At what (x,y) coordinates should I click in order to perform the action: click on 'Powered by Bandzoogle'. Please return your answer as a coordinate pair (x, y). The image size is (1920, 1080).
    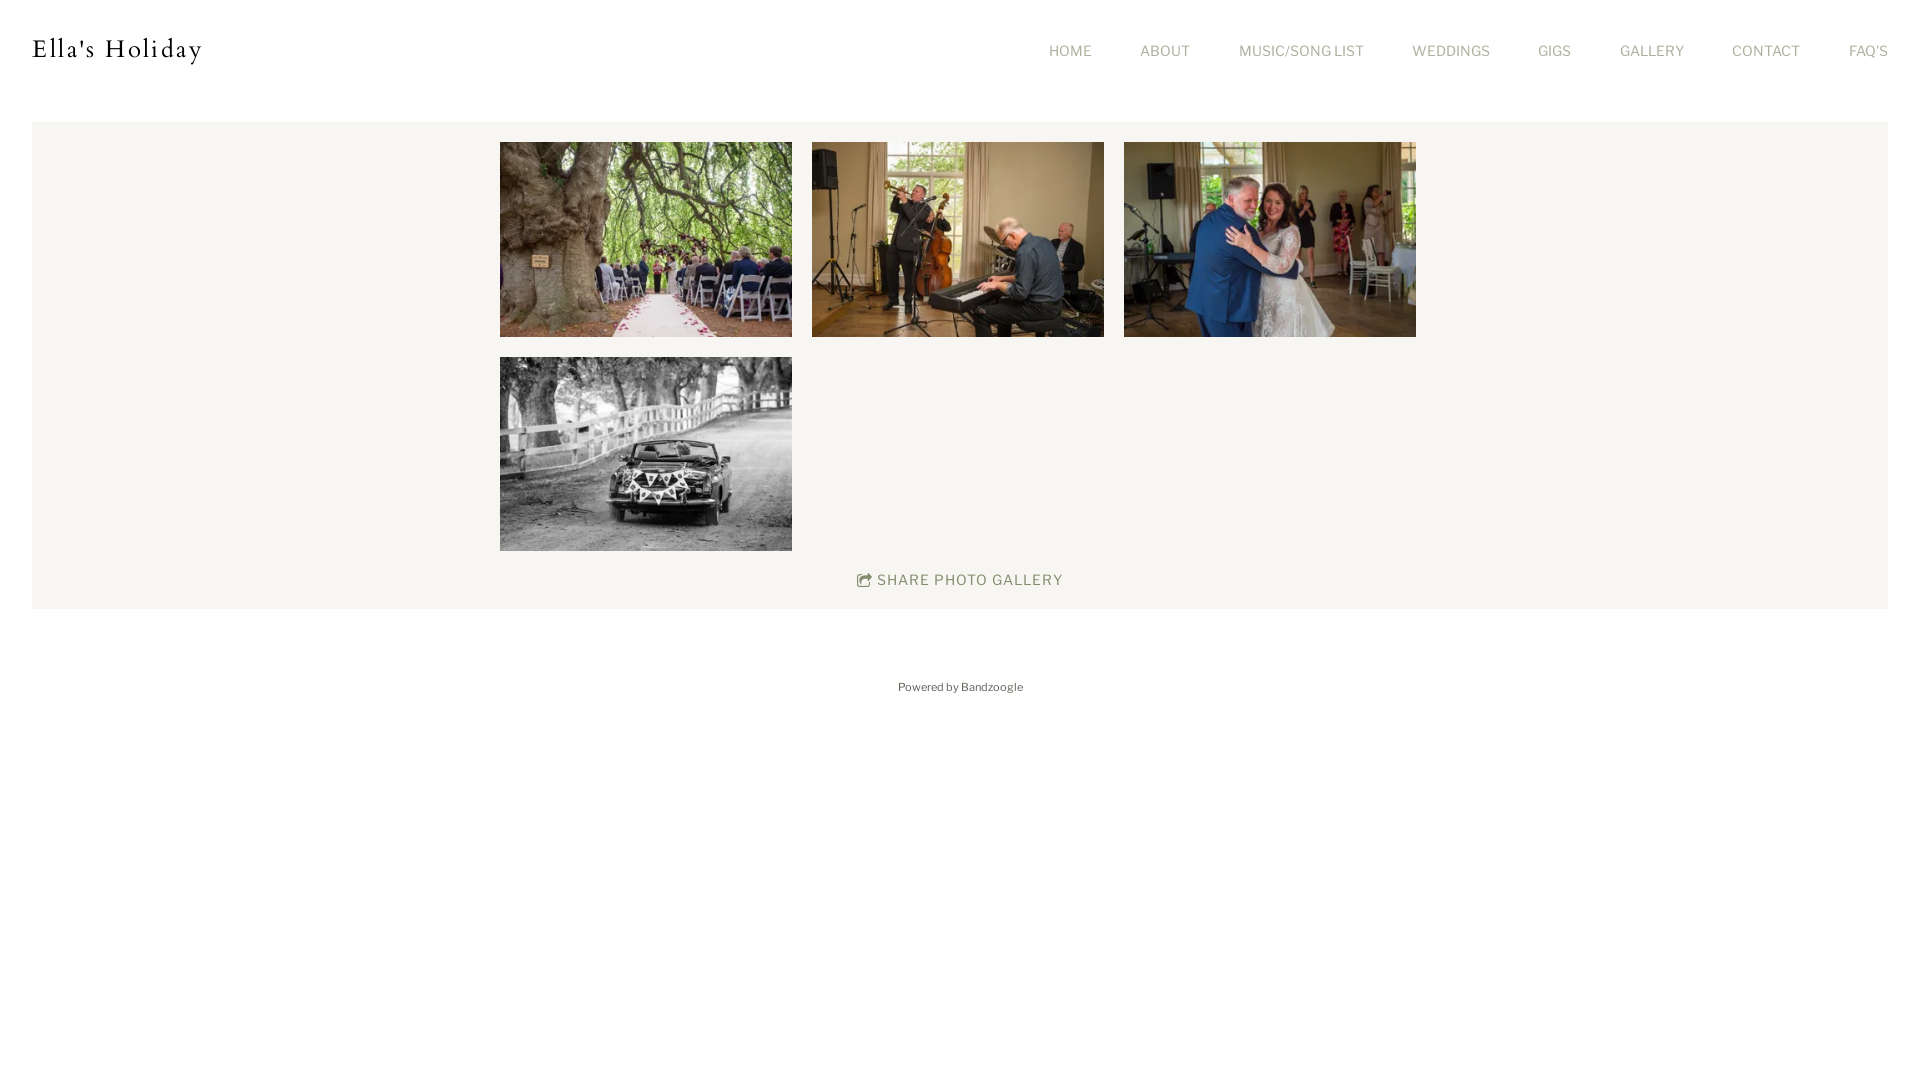
    Looking at the image, I should click on (960, 685).